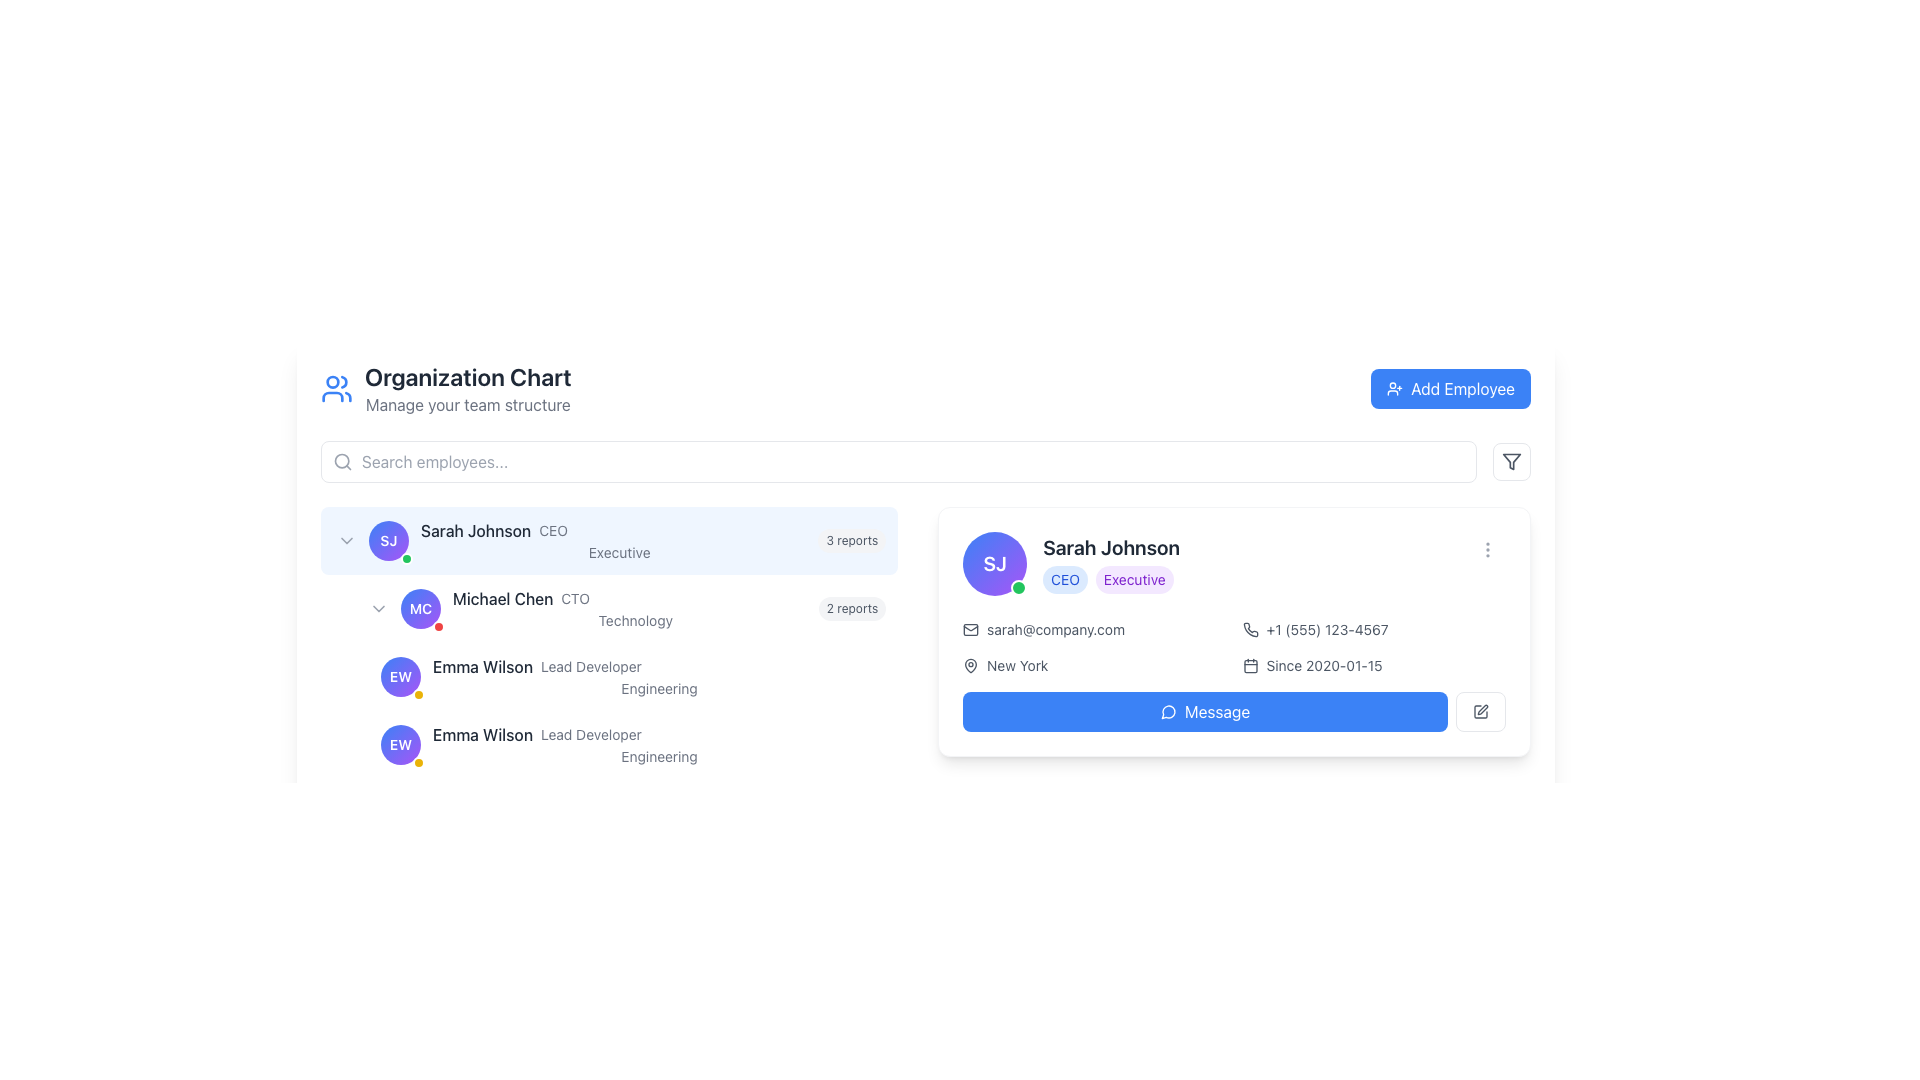  Describe the element at coordinates (1110, 547) in the screenshot. I see `name displayed in the text label at the top of the profile card, which serves as the primary identifier of the individual` at that location.